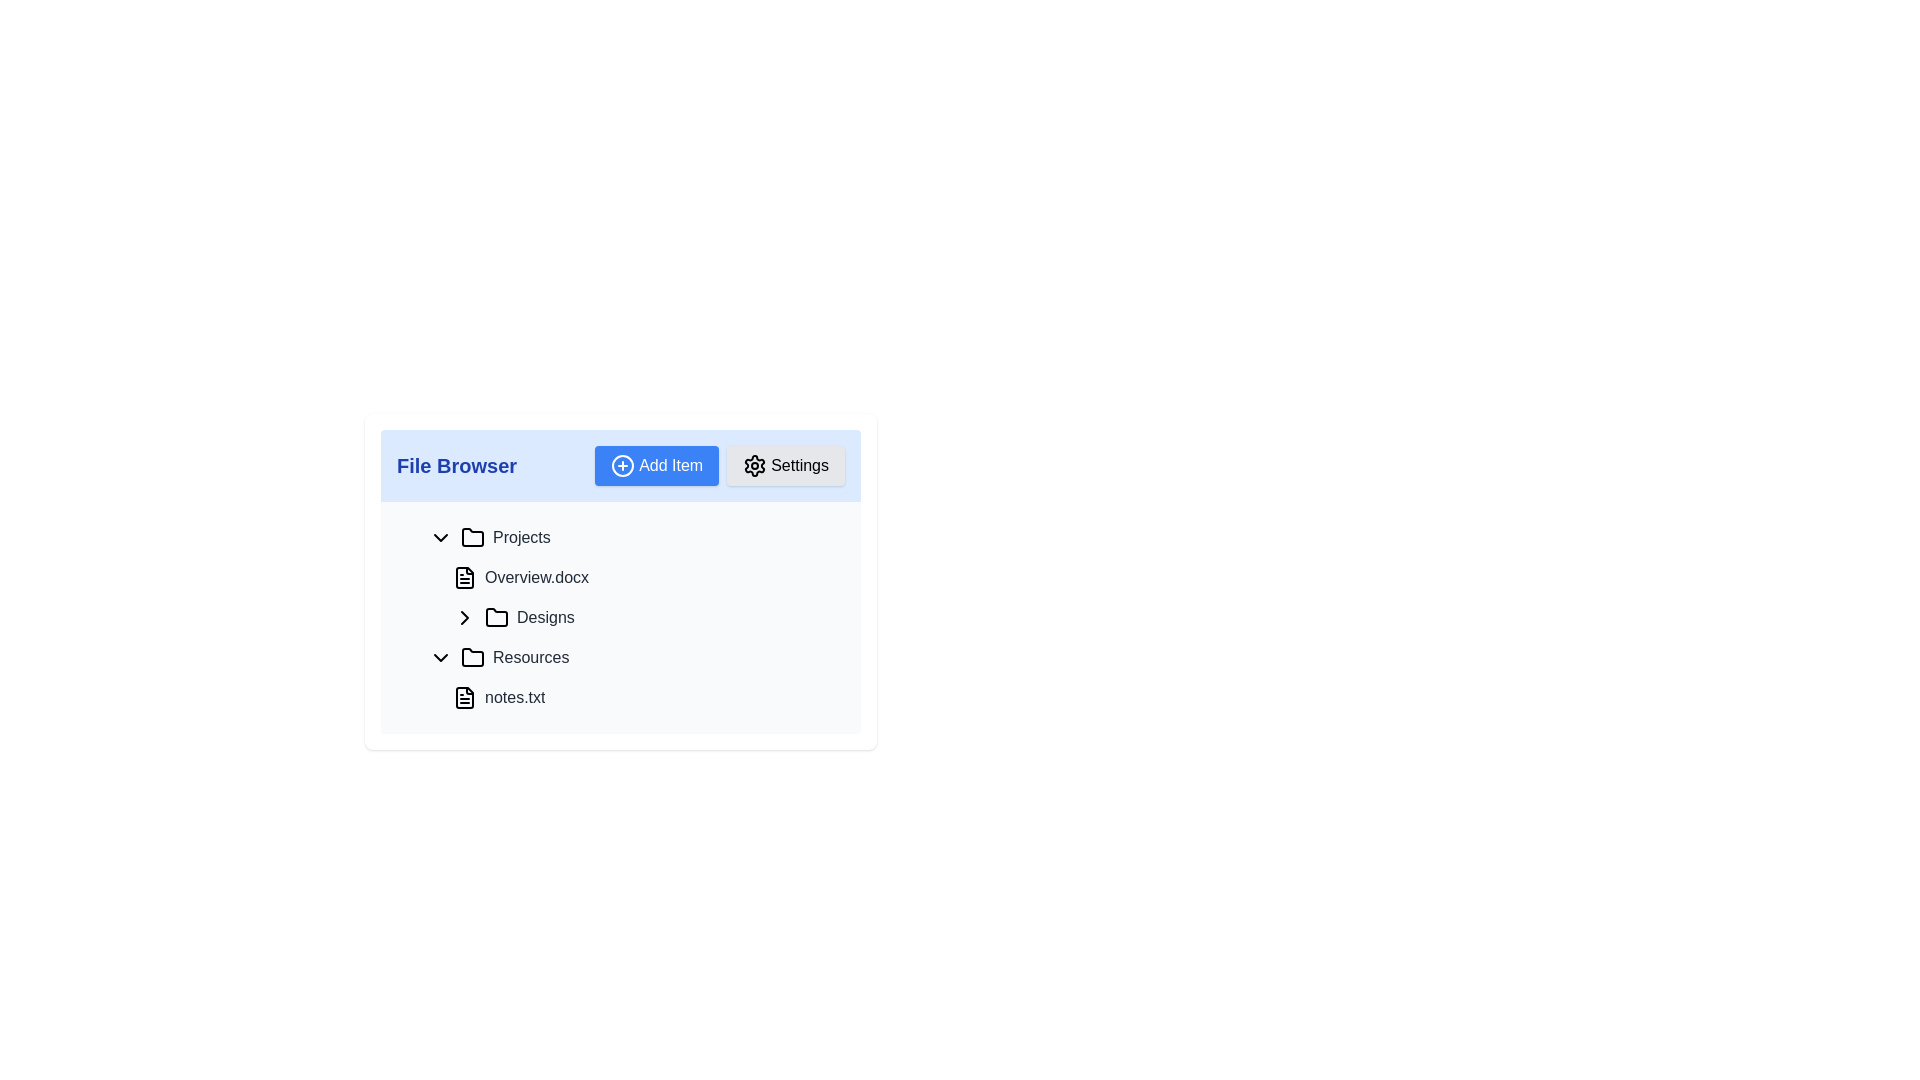 Image resolution: width=1920 pixels, height=1080 pixels. What do you see at coordinates (464, 616) in the screenshot?
I see `the arrow icon to the left of the 'Designs' text label, which serves as a navigation component for expanding the 'Designs' folder` at bounding box center [464, 616].